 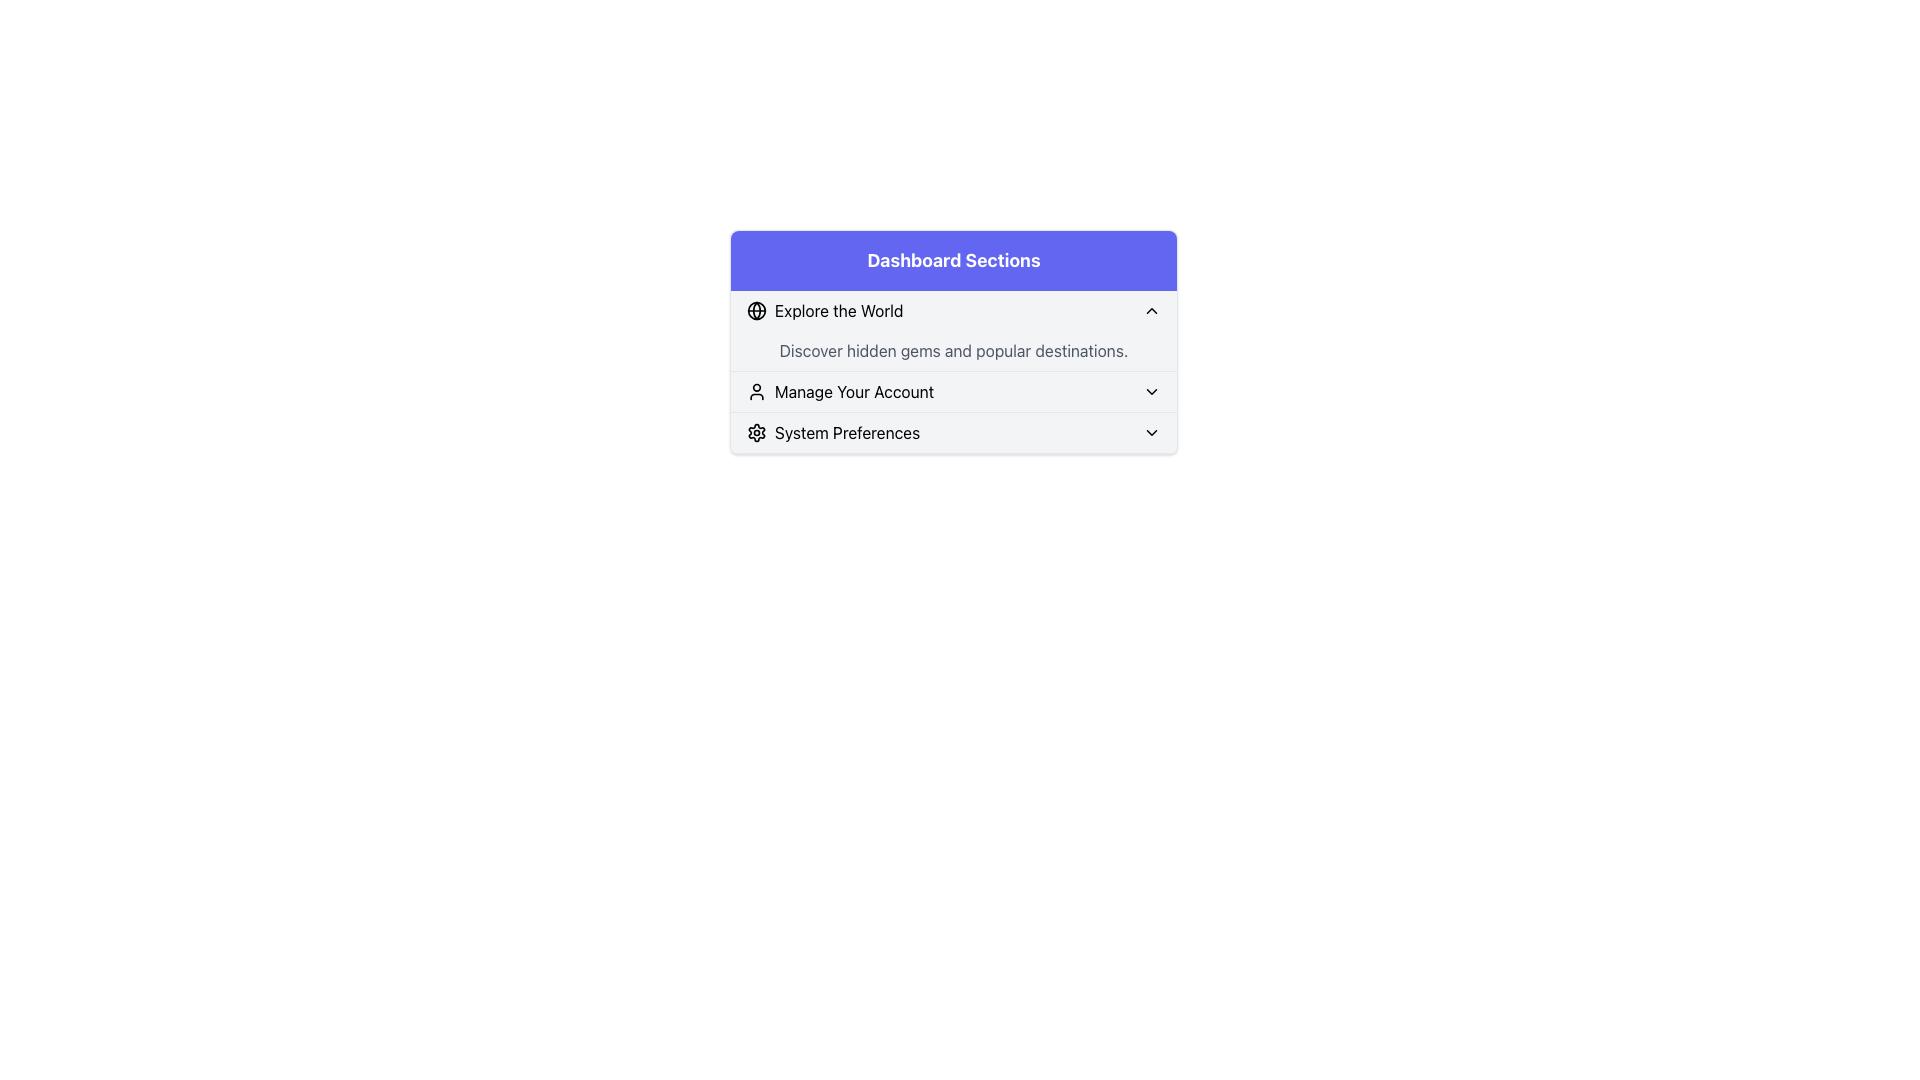 I want to click on the account settings icon located in the 'Manage Your Account' section of the dashboard, which is left-aligned next to the text 'Manage Your Account', so click(x=756, y=392).